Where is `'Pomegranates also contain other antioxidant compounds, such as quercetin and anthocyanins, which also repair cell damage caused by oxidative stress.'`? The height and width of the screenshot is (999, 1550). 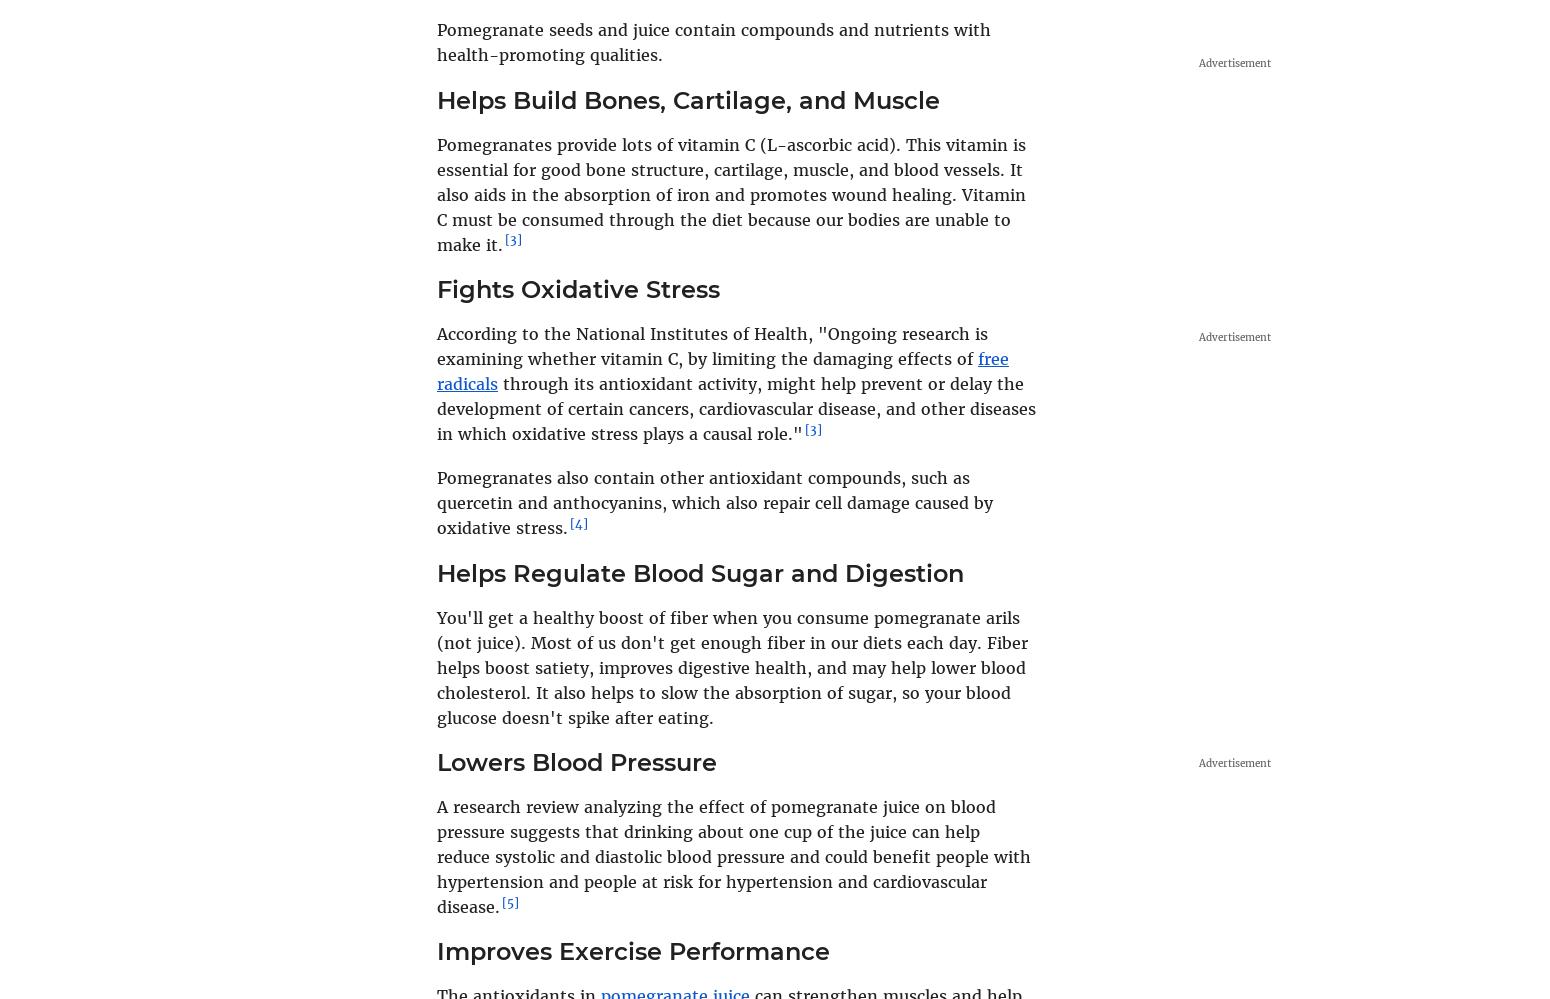
'Pomegranates also contain other antioxidant compounds, such as quercetin and anthocyanins, which also repair cell damage caused by oxidative stress.' is located at coordinates (715, 501).